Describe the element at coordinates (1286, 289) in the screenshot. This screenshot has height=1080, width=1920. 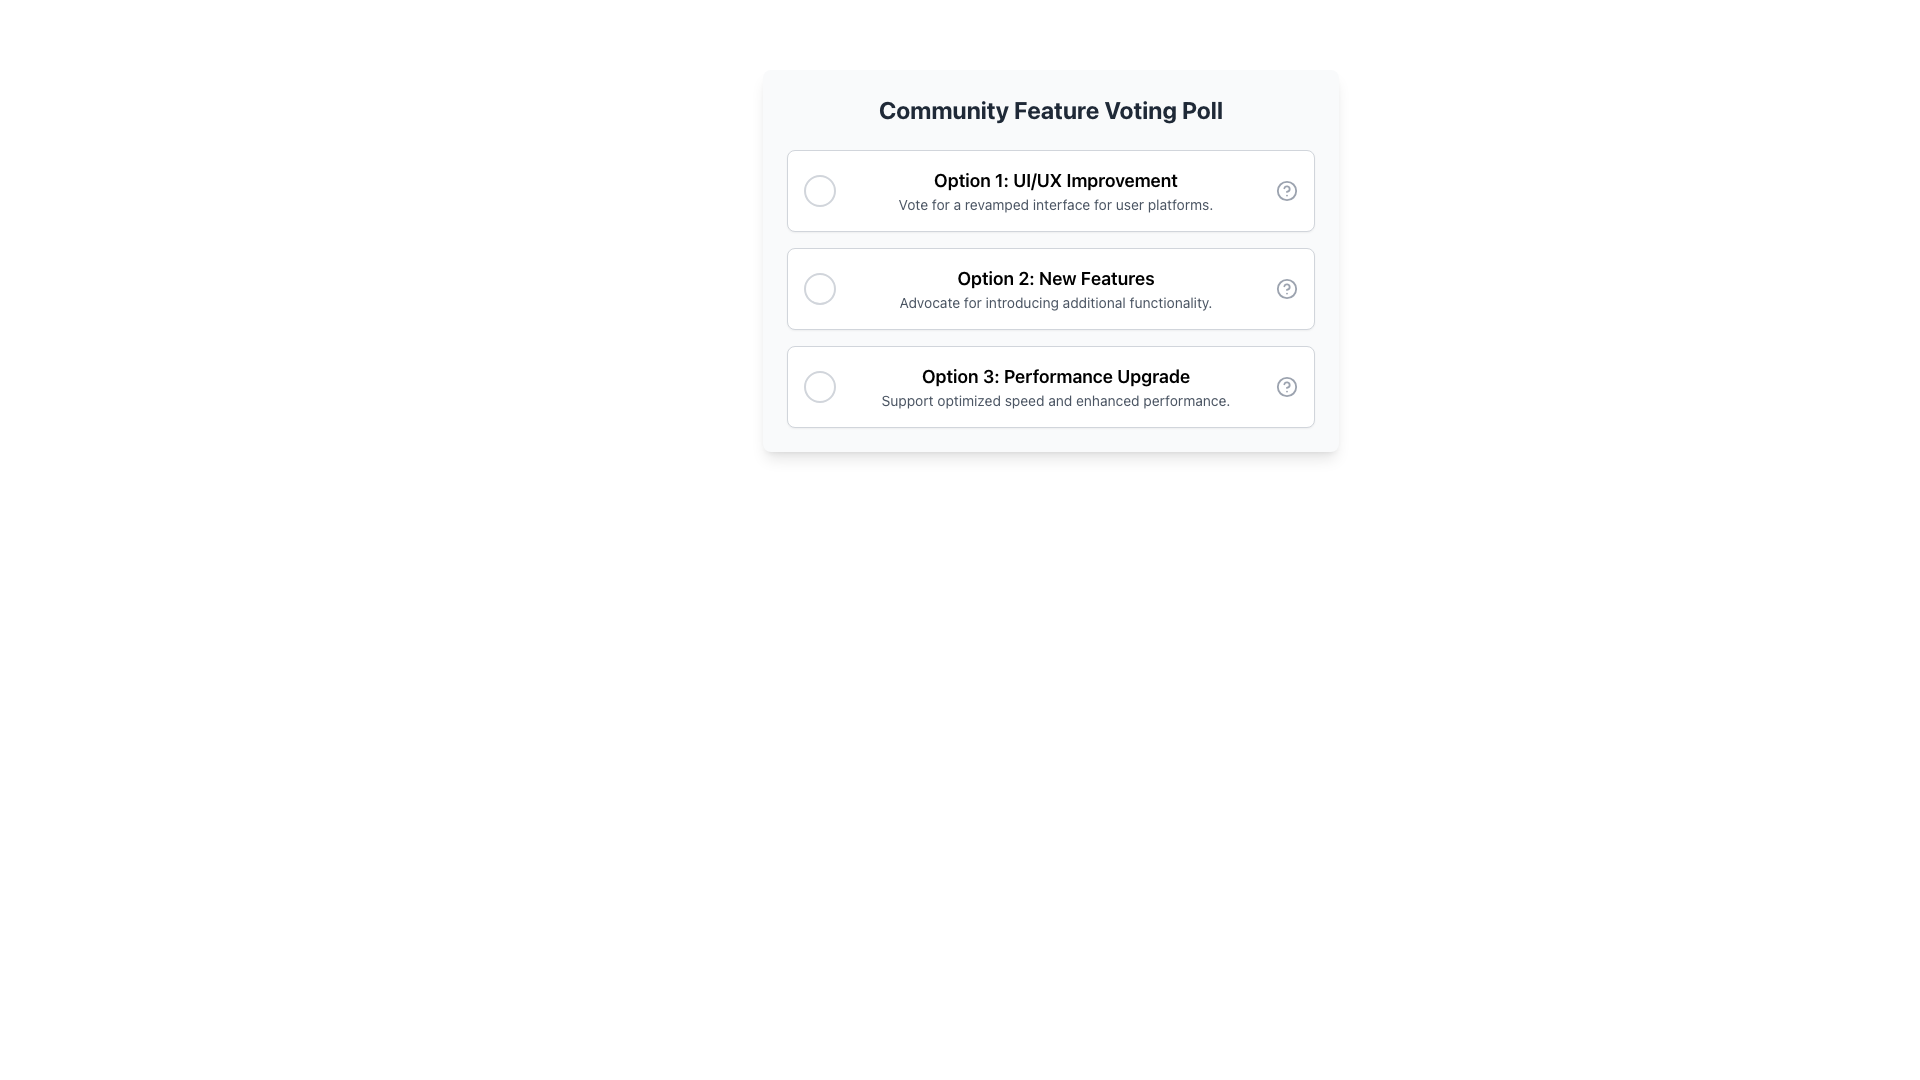
I see `the inner Circle element of the SVG graphic that is part of the icon next to the voting text for 'Option 2: New Features'` at that location.